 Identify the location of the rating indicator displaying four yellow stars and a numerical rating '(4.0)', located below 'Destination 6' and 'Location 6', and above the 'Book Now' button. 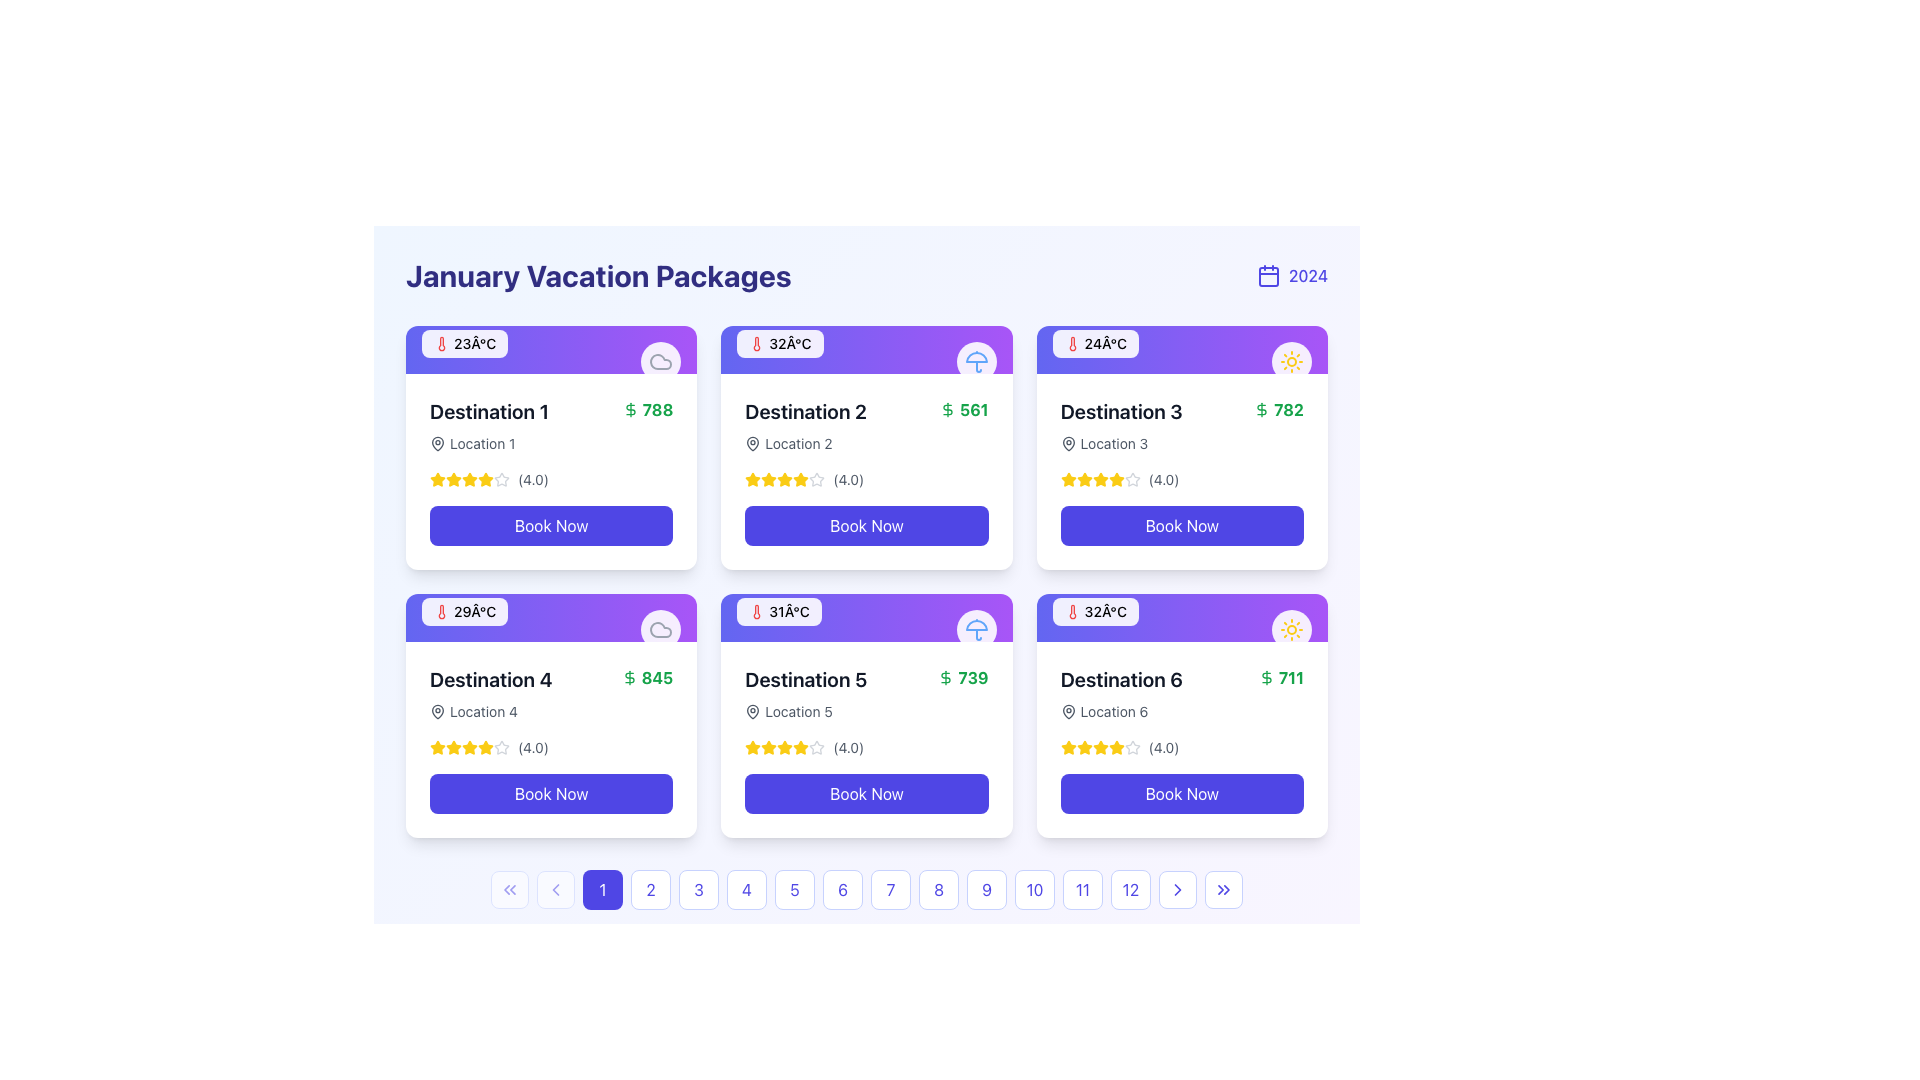
(1182, 748).